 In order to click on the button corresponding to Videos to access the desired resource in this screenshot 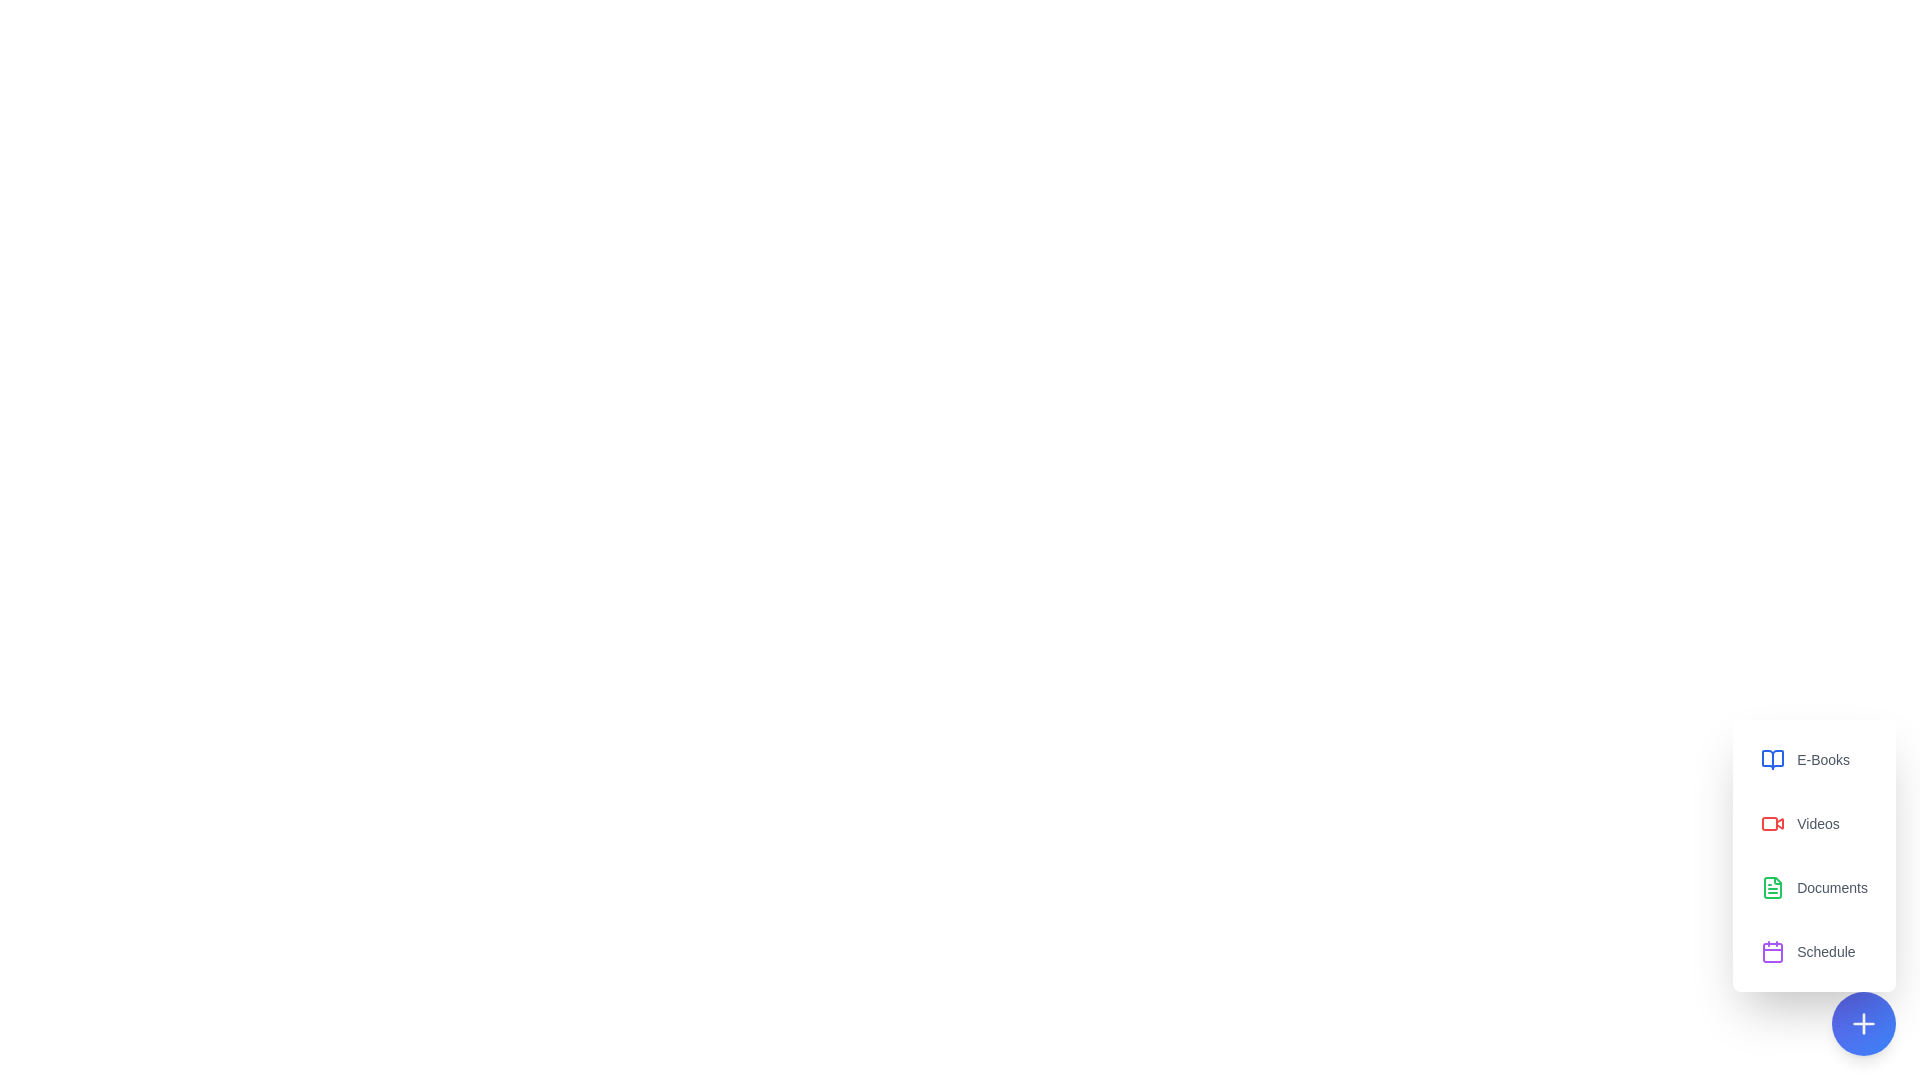, I will do `click(1814, 824)`.